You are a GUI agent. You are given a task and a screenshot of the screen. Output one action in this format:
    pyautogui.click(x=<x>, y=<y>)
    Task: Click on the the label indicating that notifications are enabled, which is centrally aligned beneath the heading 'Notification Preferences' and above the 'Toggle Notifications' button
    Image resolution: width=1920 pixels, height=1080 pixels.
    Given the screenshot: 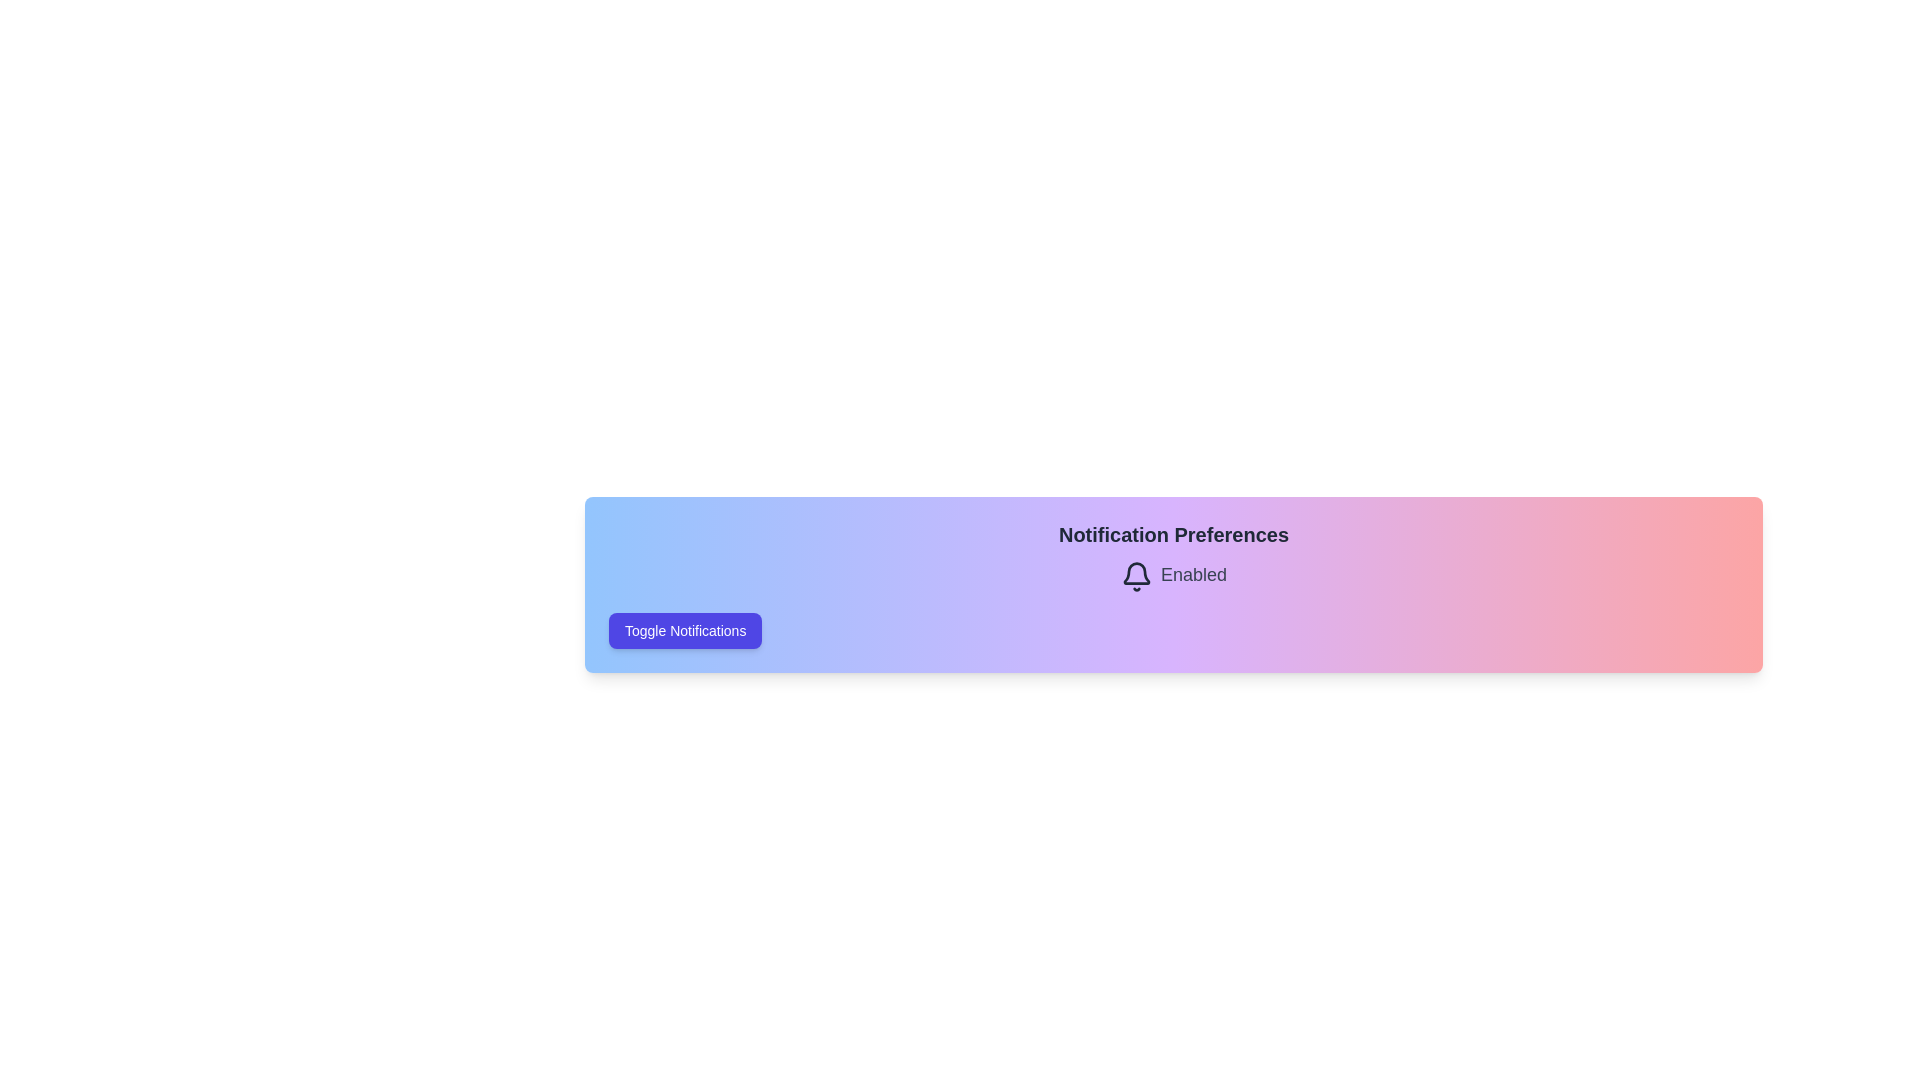 What is the action you would take?
    pyautogui.click(x=1174, y=577)
    